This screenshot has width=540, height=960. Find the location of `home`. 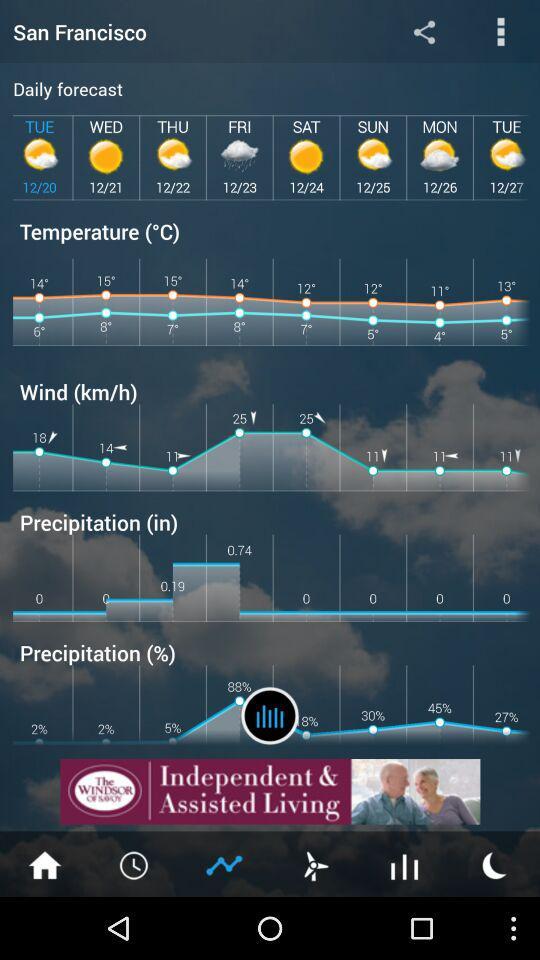

home is located at coordinates (44, 863).